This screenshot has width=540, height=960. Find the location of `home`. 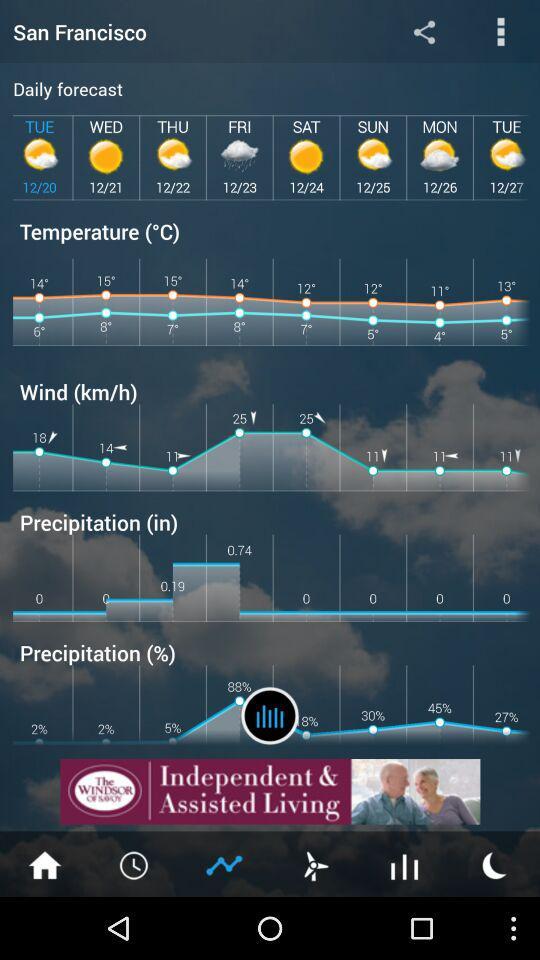

home is located at coordinates (44, 863).